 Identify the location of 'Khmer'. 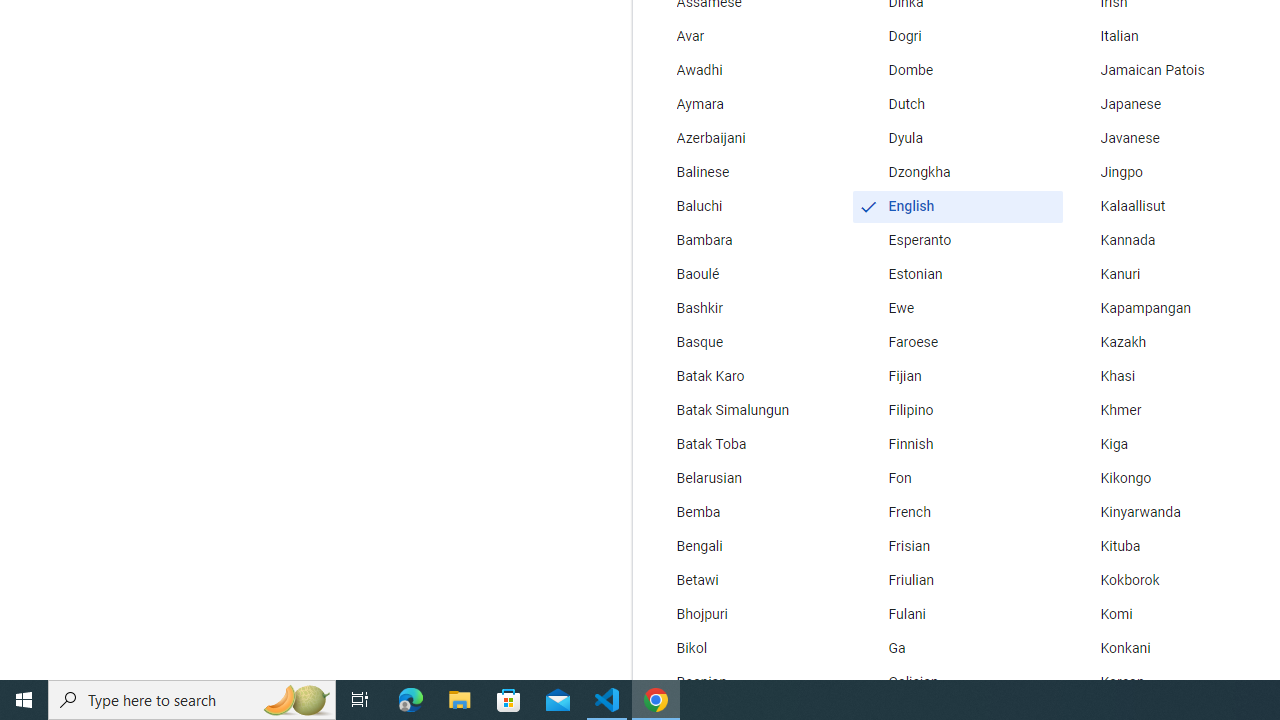
(1169, 410).